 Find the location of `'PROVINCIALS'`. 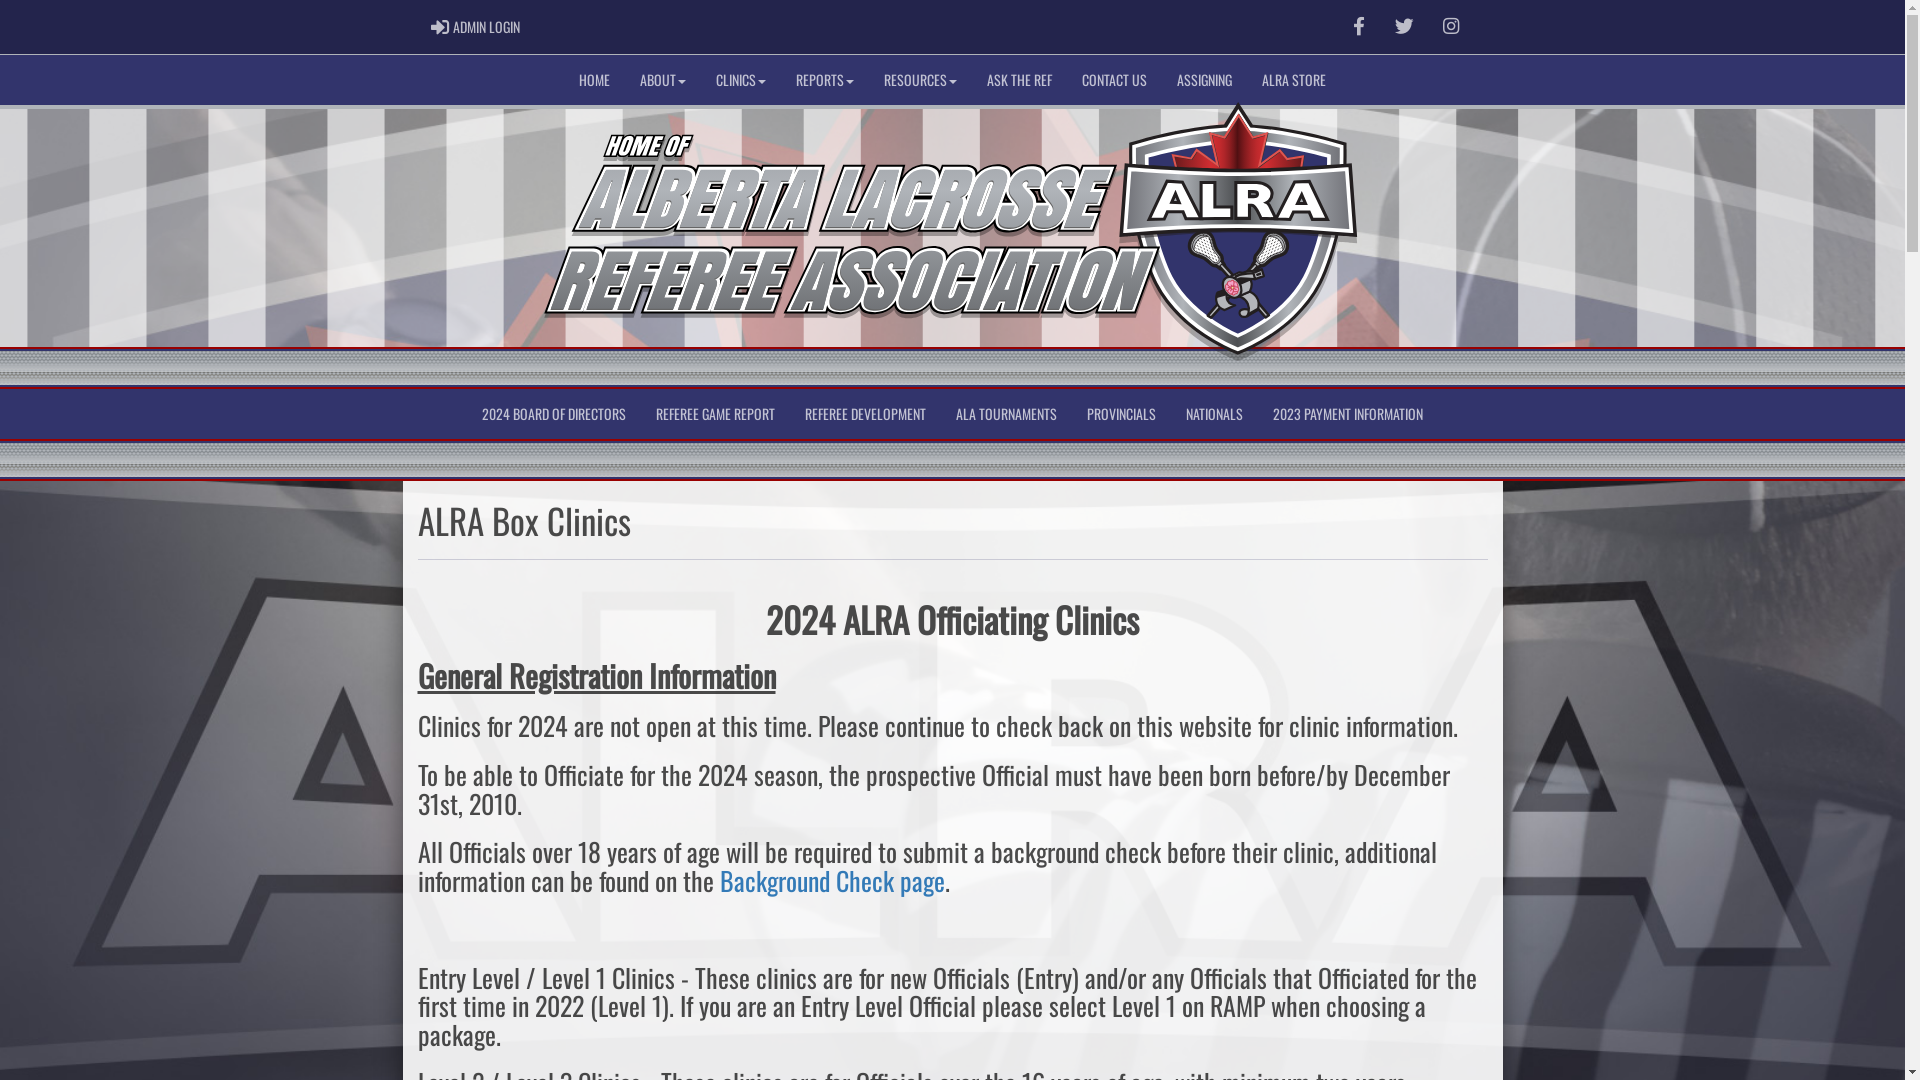

'PROVINCIALS' is located at coordinates (1121, 412).